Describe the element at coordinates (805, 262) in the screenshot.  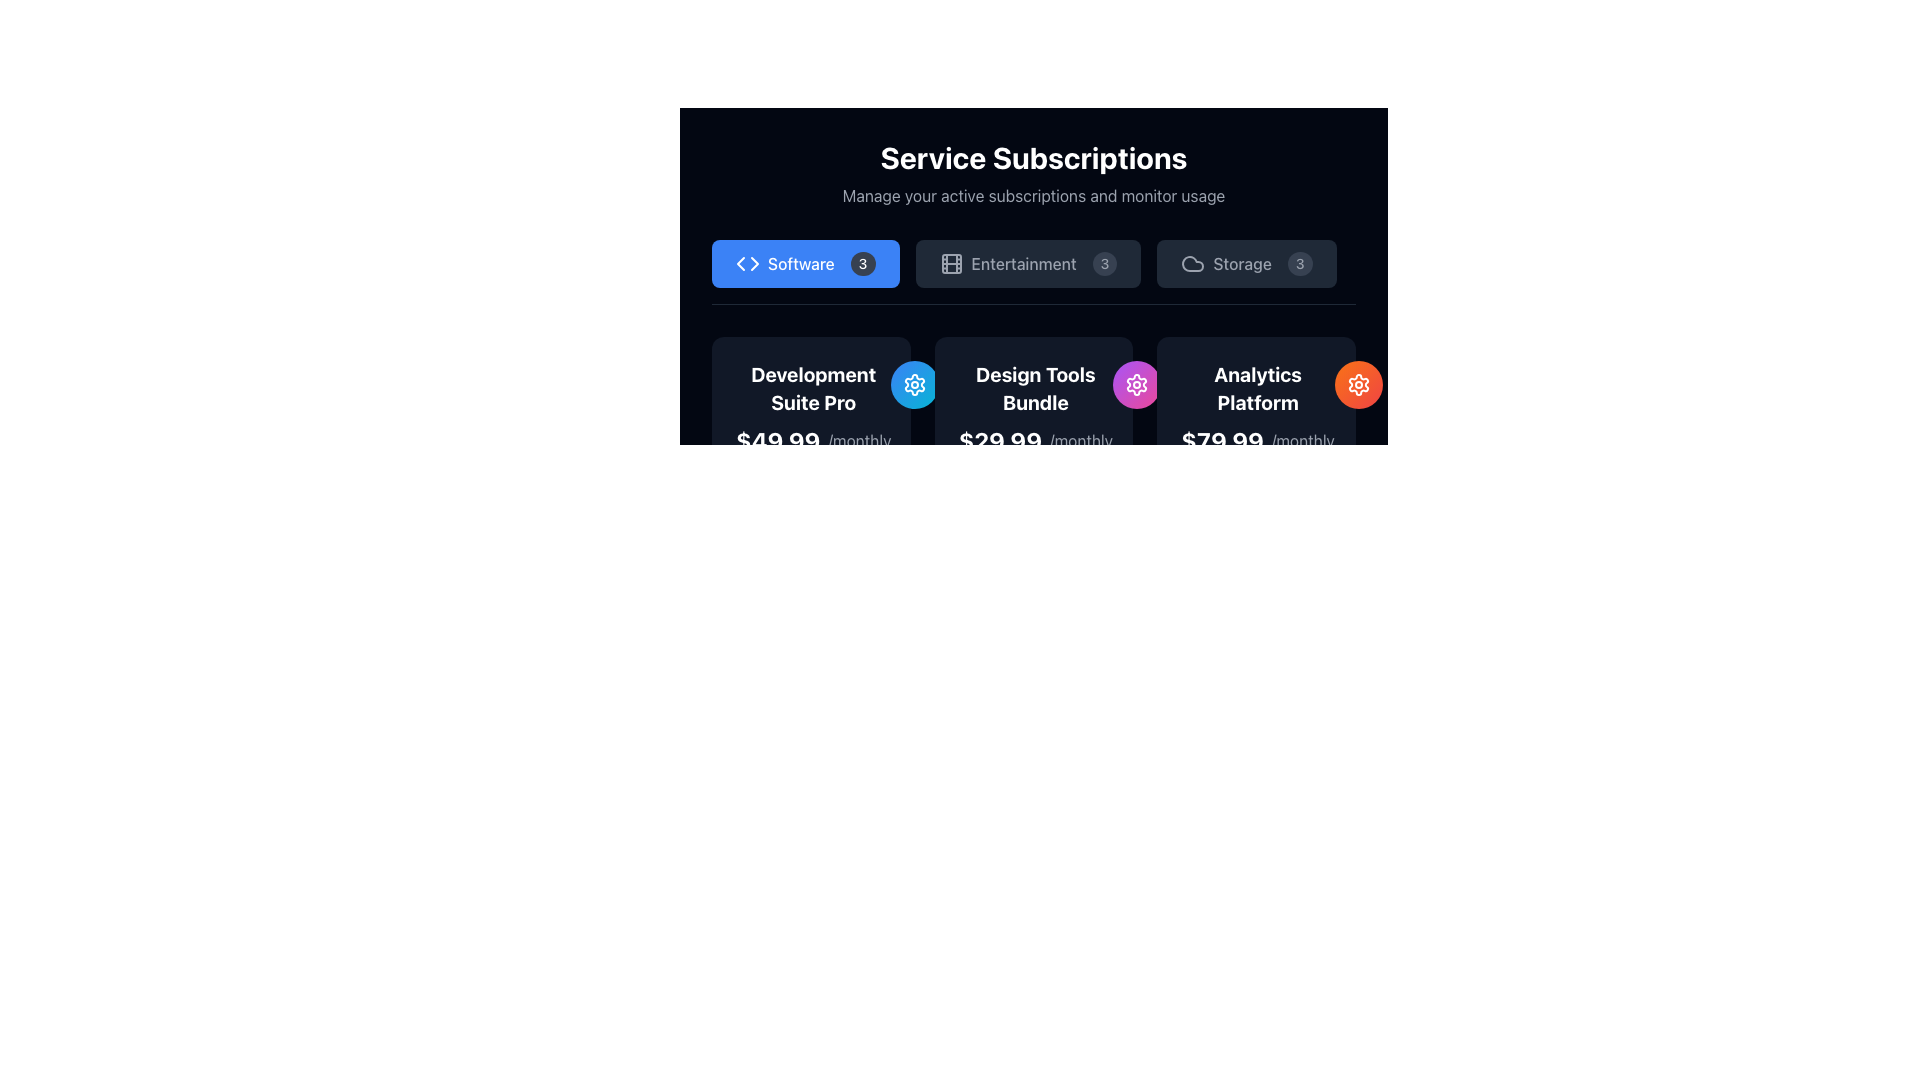
I see `the first button in the Software category for navigation` at that location.